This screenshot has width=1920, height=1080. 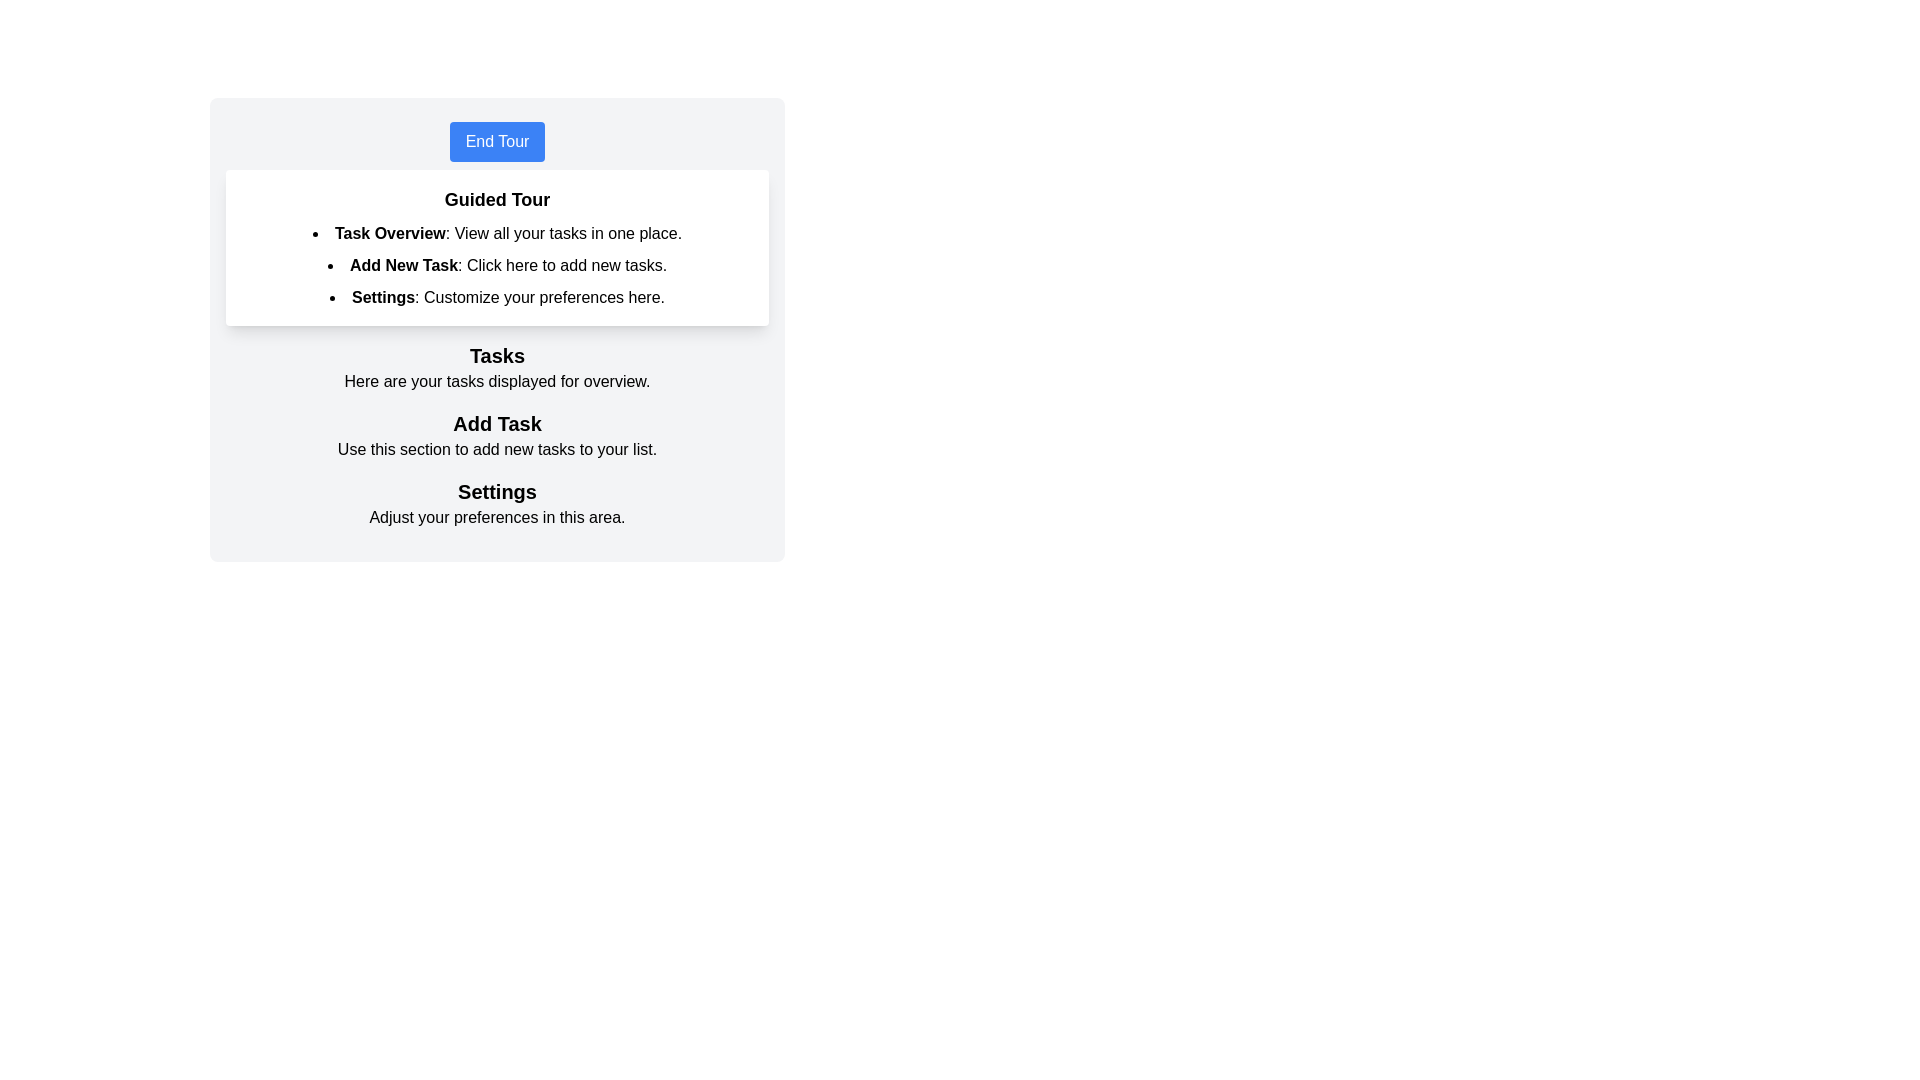 What do you see at coordinates (497, 265) in the screenshot?
I see `text of the label that starts with 'Add New Task:' and instructs 'Click here to add new tasks.' This label is the second item in the 'Guided Tour' list` at bounding box center [497, 265].